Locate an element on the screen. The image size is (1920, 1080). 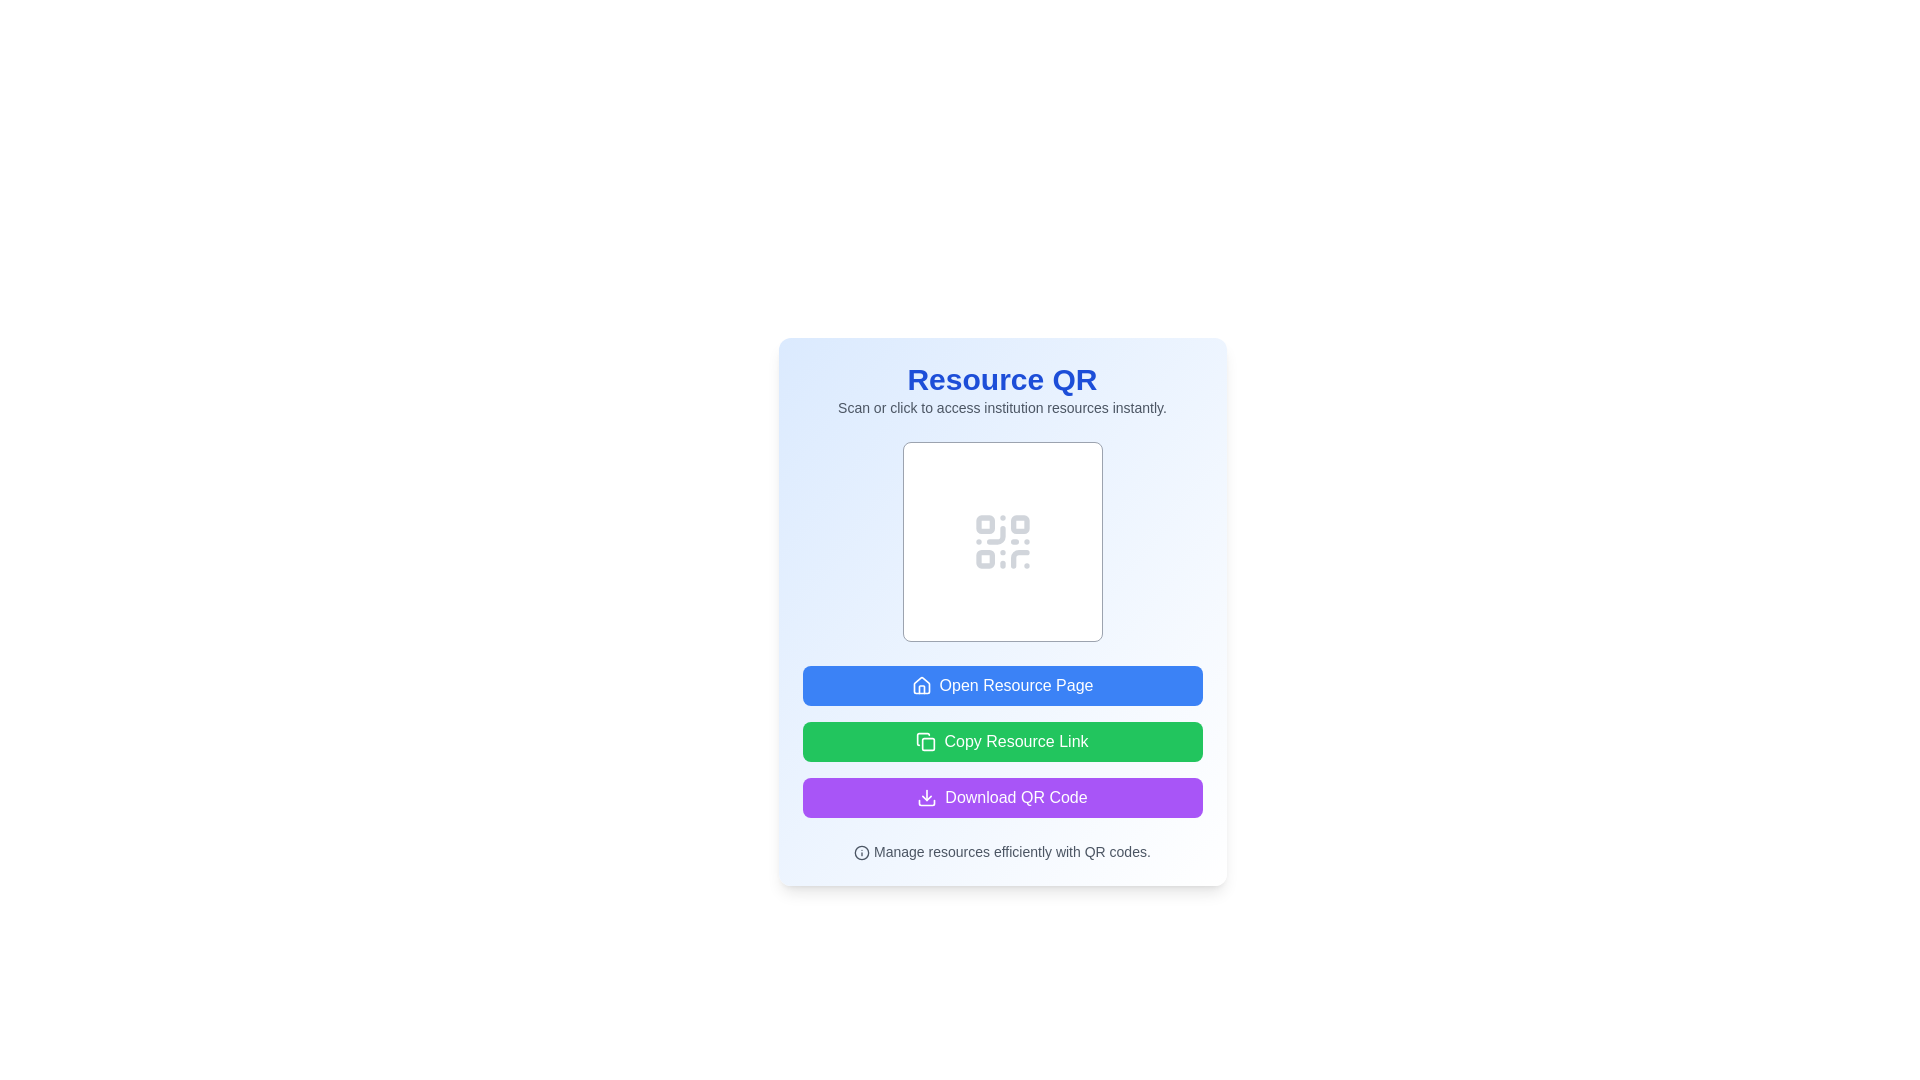
text content of the Text Label that indicates the purpose of the 'Download QR Code' button, which is located to the right of the button and is the third option in a vertical set beneath the 'Copy Resource Link' button is located at coordinates (1016, 797).